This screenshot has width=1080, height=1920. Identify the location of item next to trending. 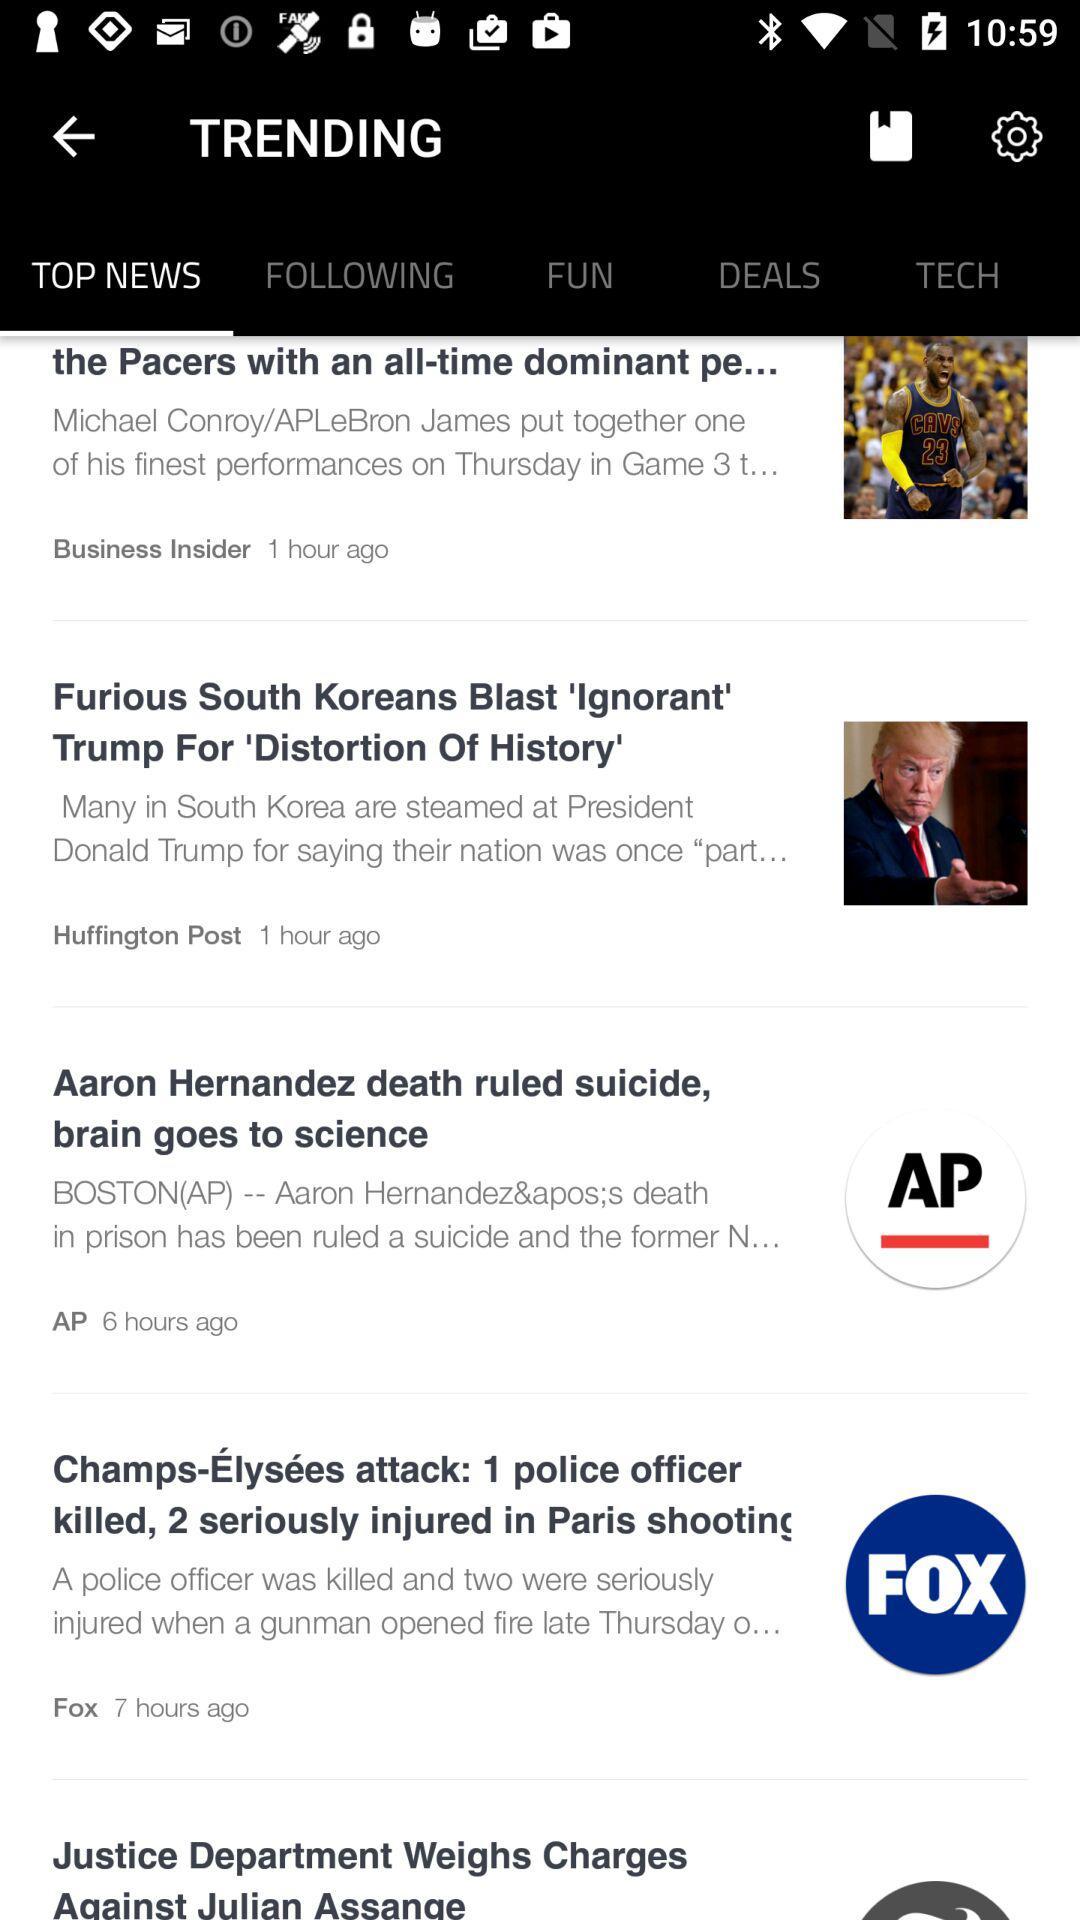
(890, 135).